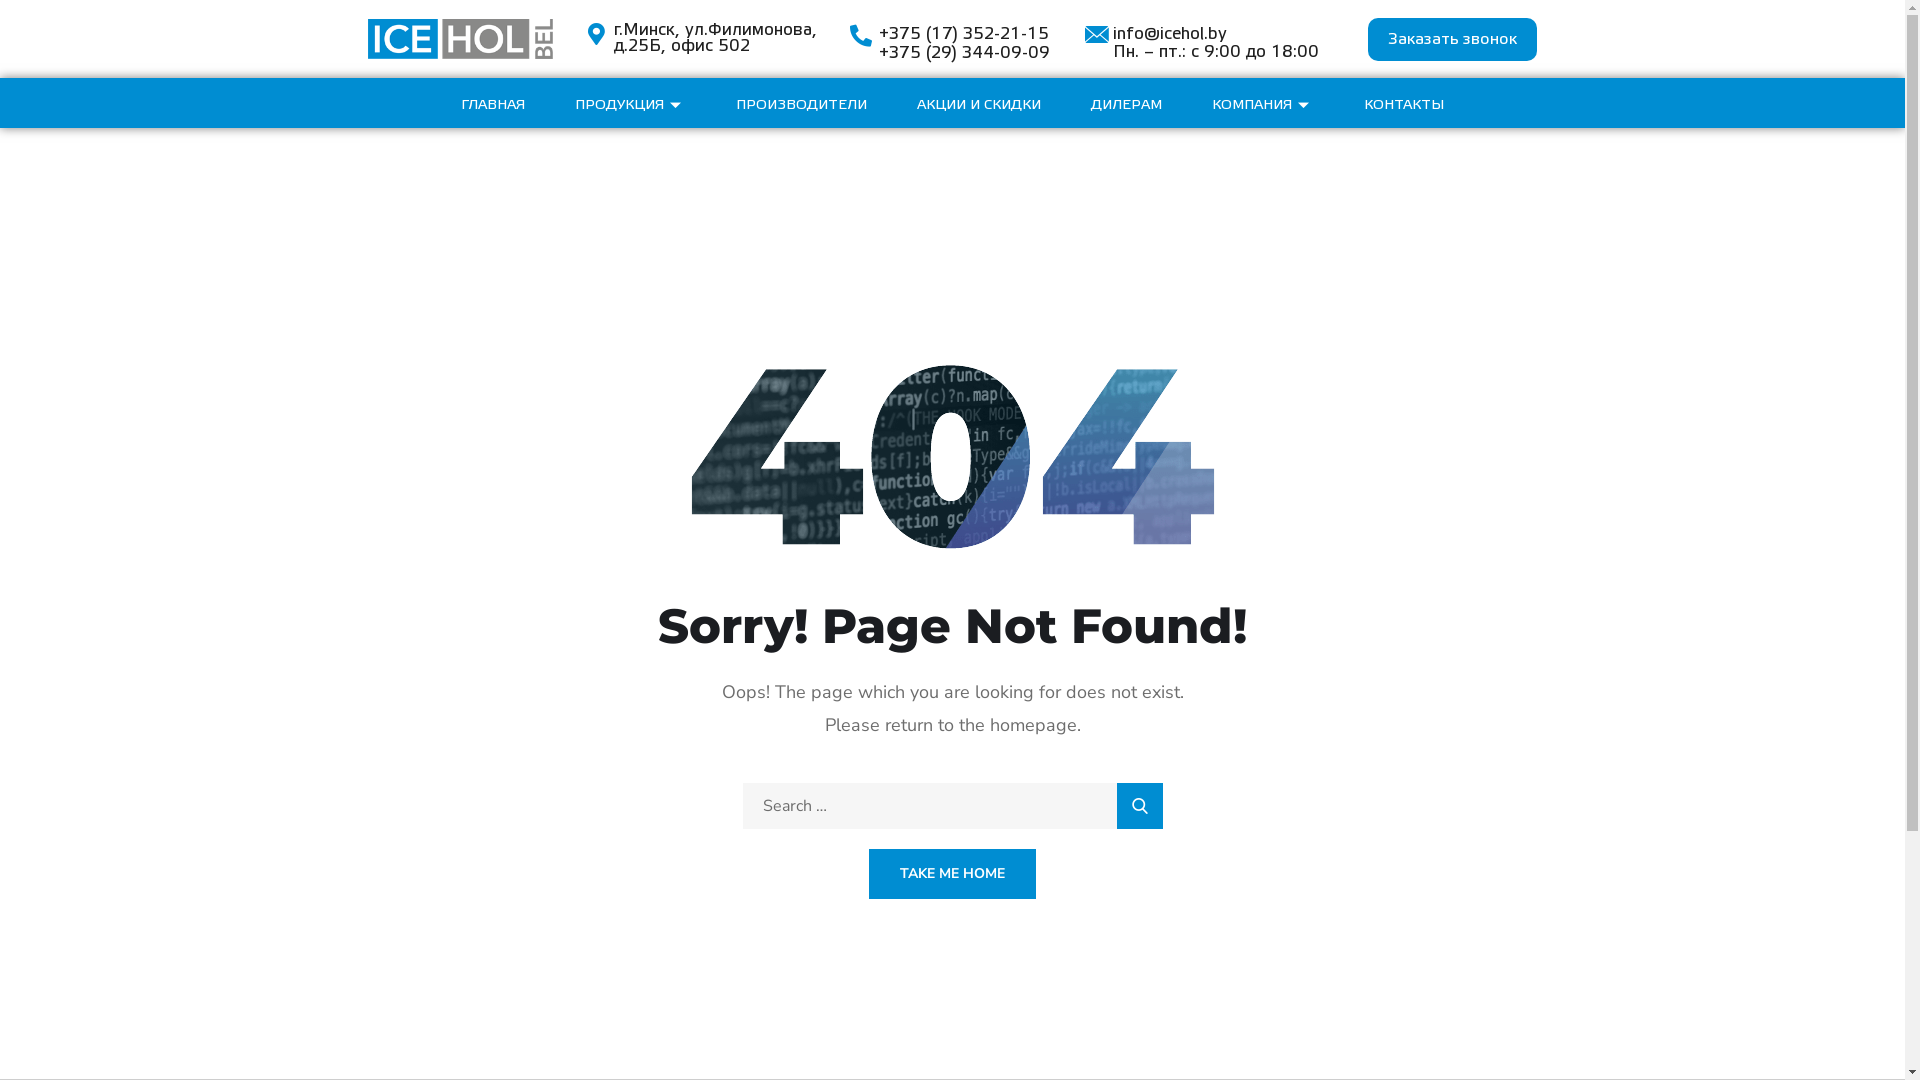 The width and height of the screenshot is (1920, 1080). Describe the element at coordinates (951, 873) in the screenshot. I see `'TAKE ME HOME'` at that location.